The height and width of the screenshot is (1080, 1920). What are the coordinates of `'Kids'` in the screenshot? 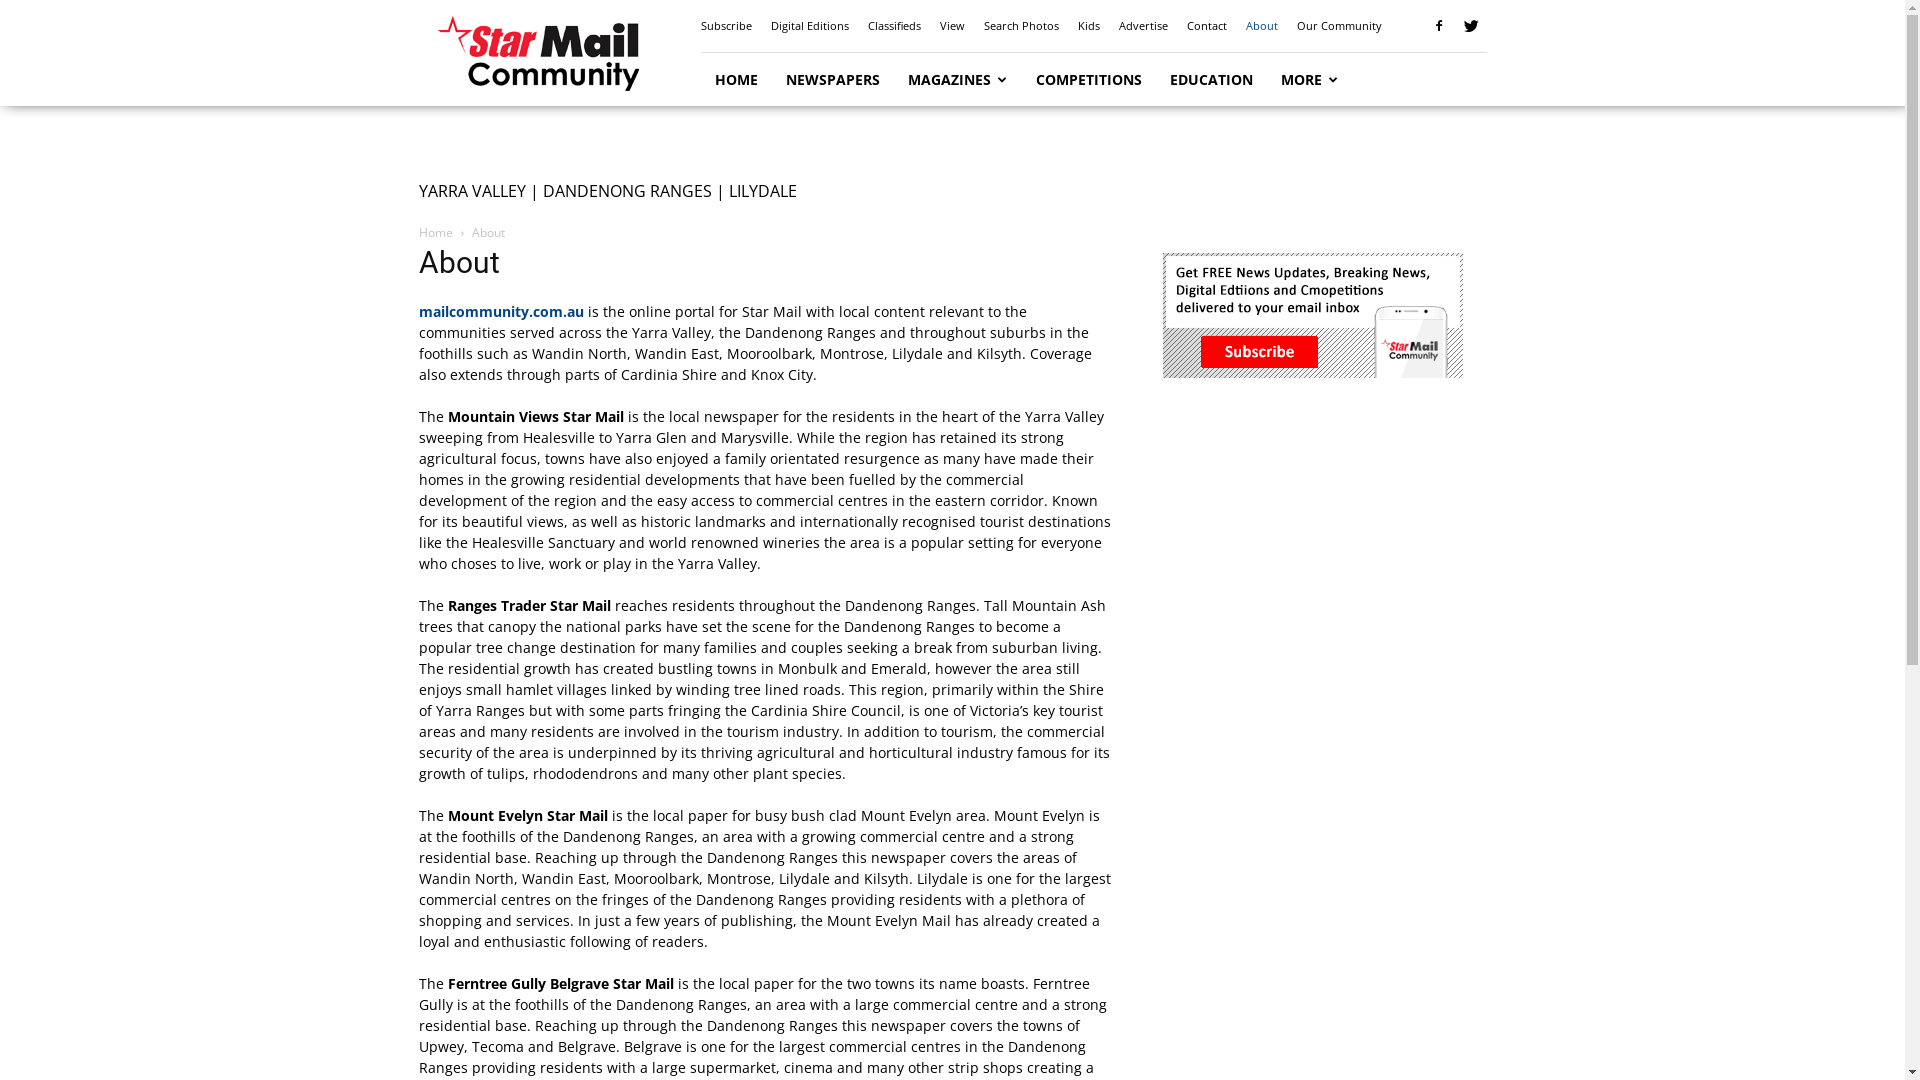 It's located at (1088, 25).